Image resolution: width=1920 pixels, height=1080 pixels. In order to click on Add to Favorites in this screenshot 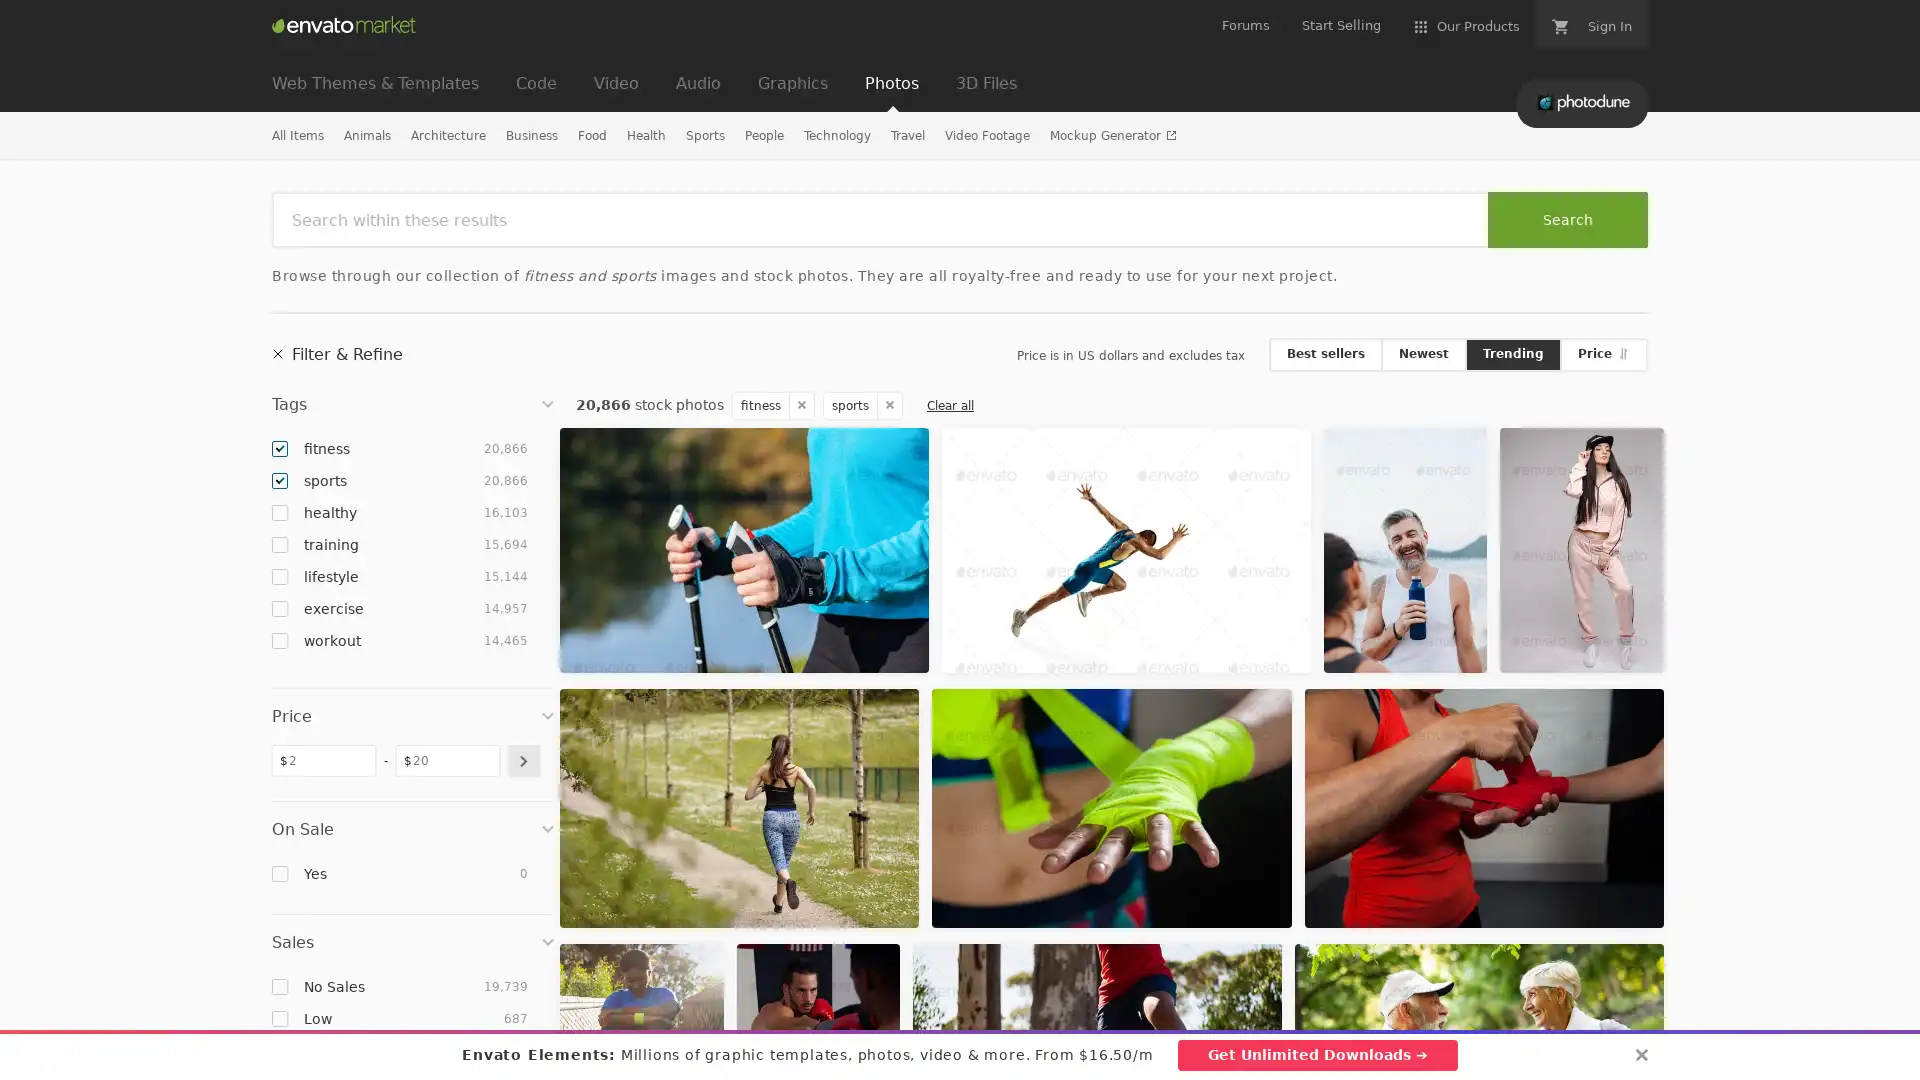, I will do `click(1636, 968)`.